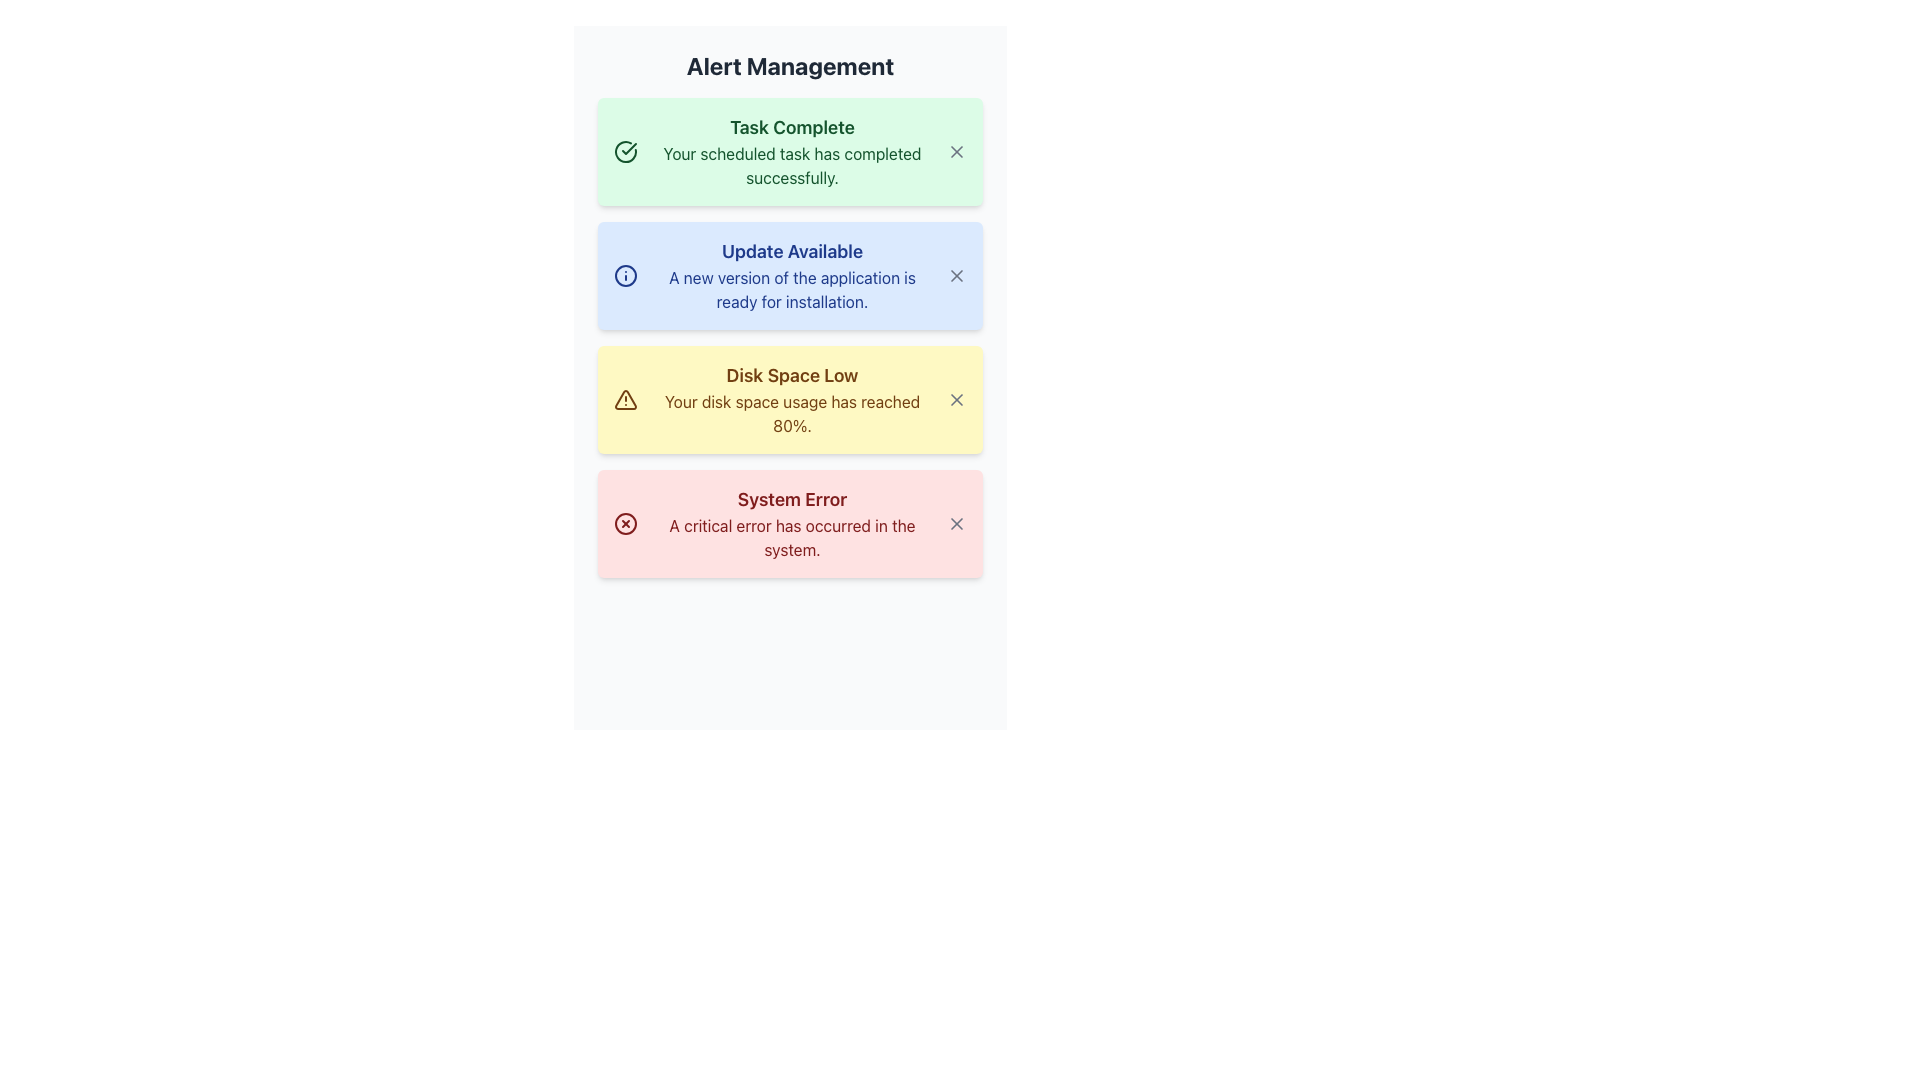  What do you see at coordinates (789, 400) in the screenshot?
I see `the Notification Card that alerts users about low disk space usage, positioned as the third item in the vertical stack of notifications under 'Alert Management'` at bounding box center [789, 400].